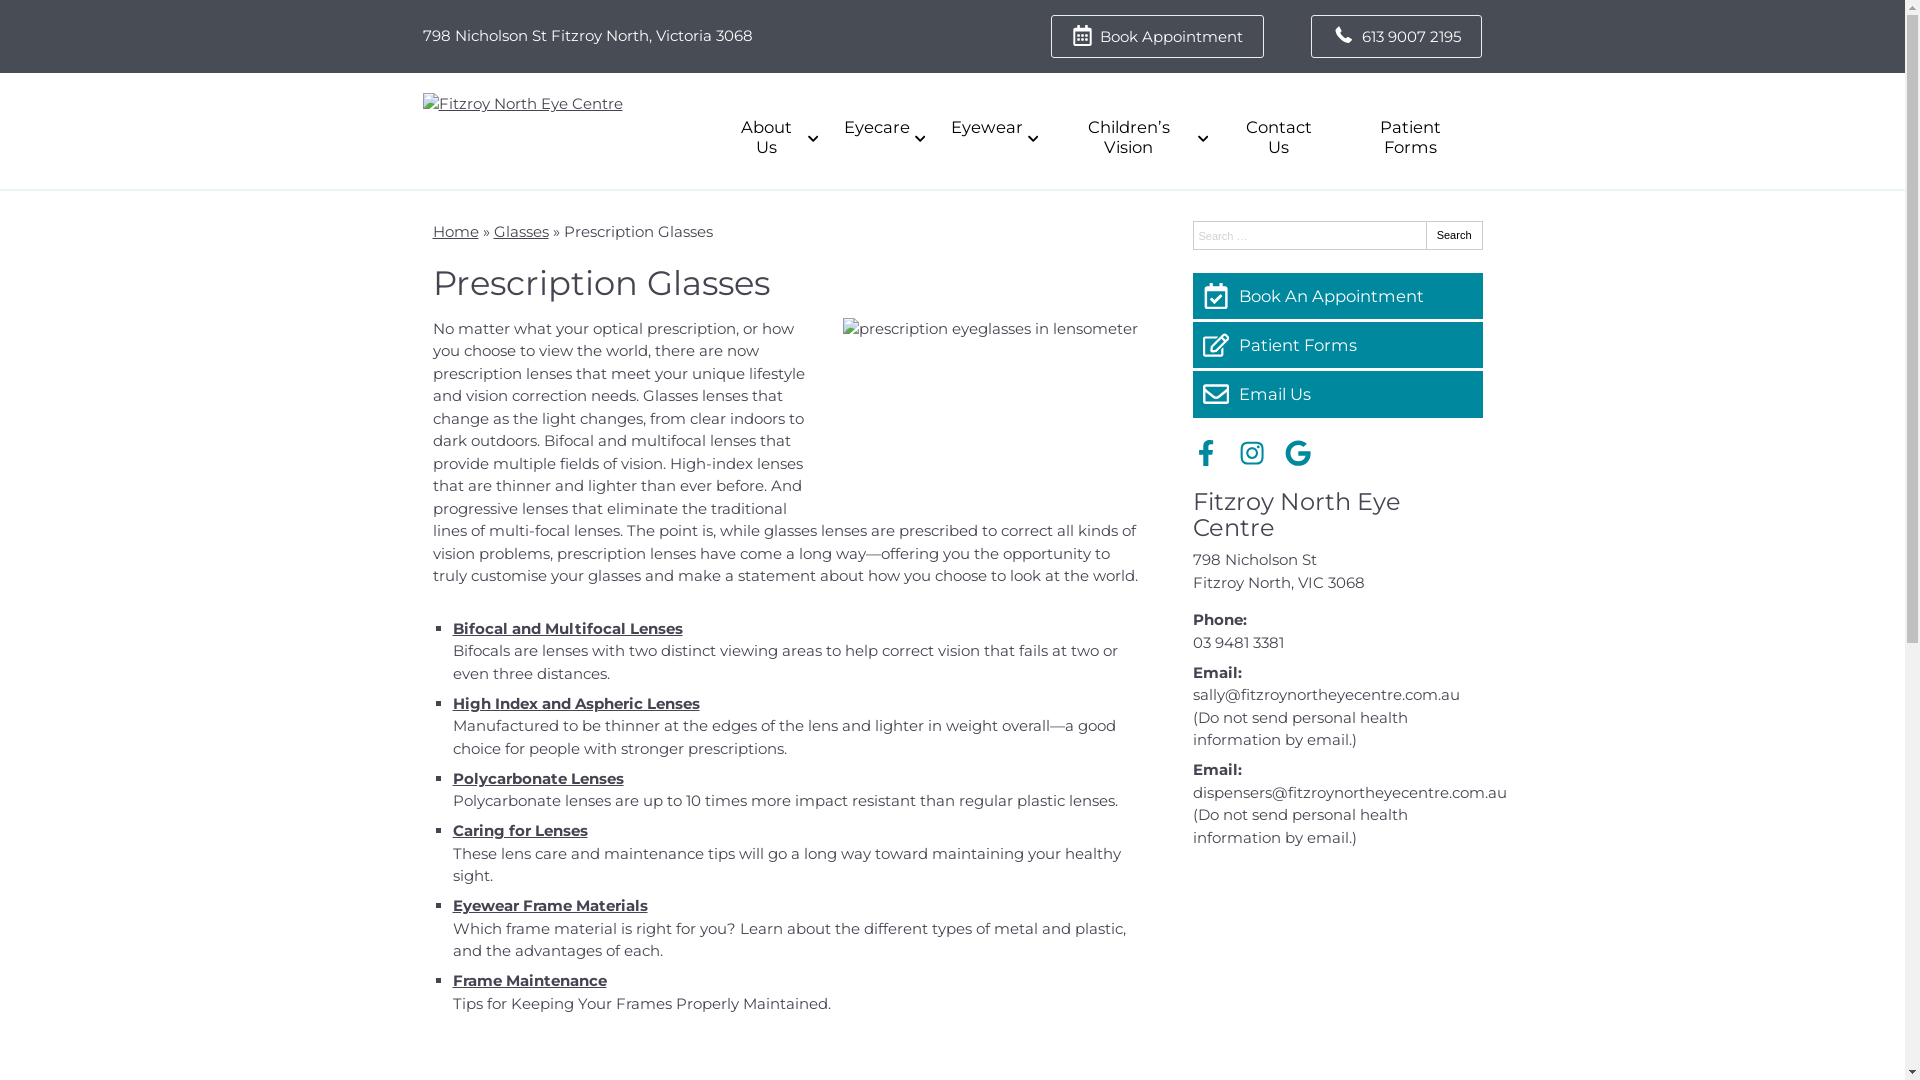  What do you see at coordinates (585, 35) in the screenshot?
I see `'798 Nicholson St Fitzroy North, Victoria 3068'` at bounding box center [585, 35].